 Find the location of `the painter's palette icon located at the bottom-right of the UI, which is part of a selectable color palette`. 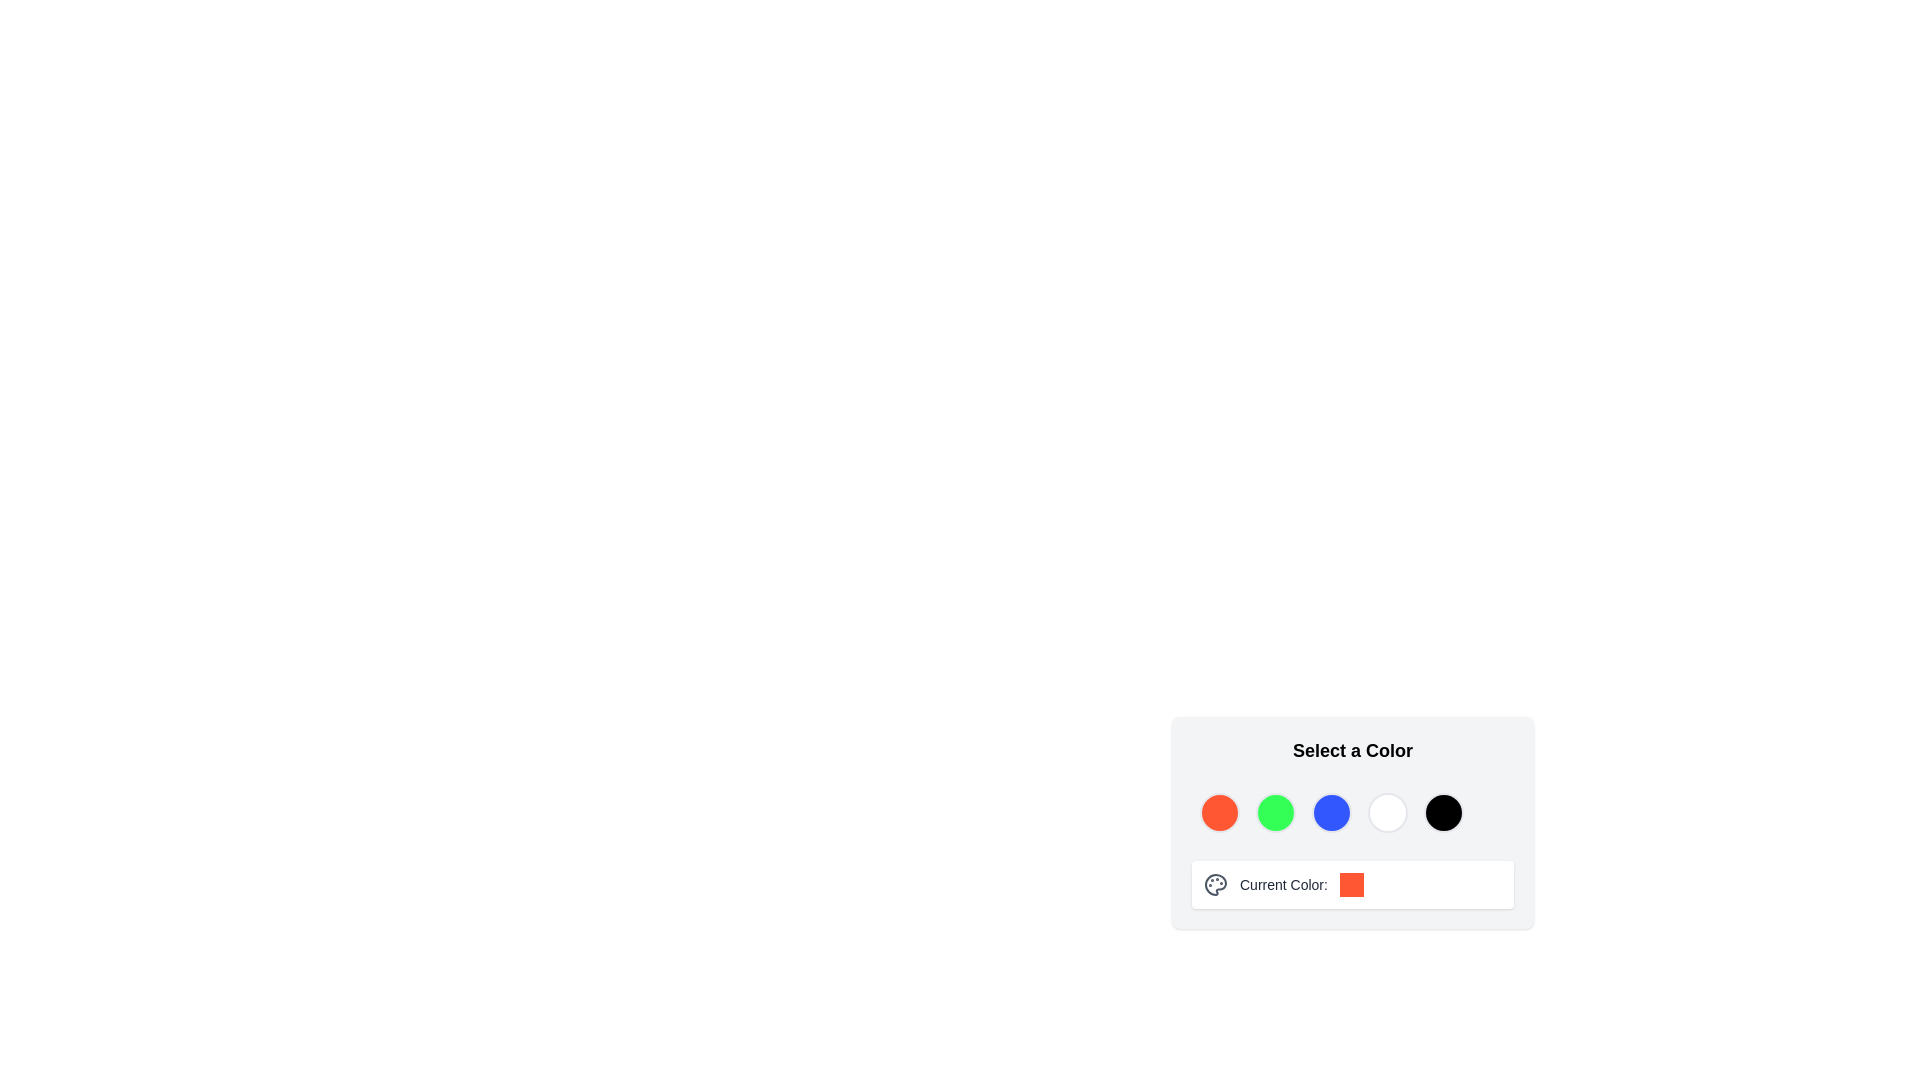

the painter's palette icon located at the bottom-right of the UI, which is part of a selectable color palette is located at coordinates (1214, 883).